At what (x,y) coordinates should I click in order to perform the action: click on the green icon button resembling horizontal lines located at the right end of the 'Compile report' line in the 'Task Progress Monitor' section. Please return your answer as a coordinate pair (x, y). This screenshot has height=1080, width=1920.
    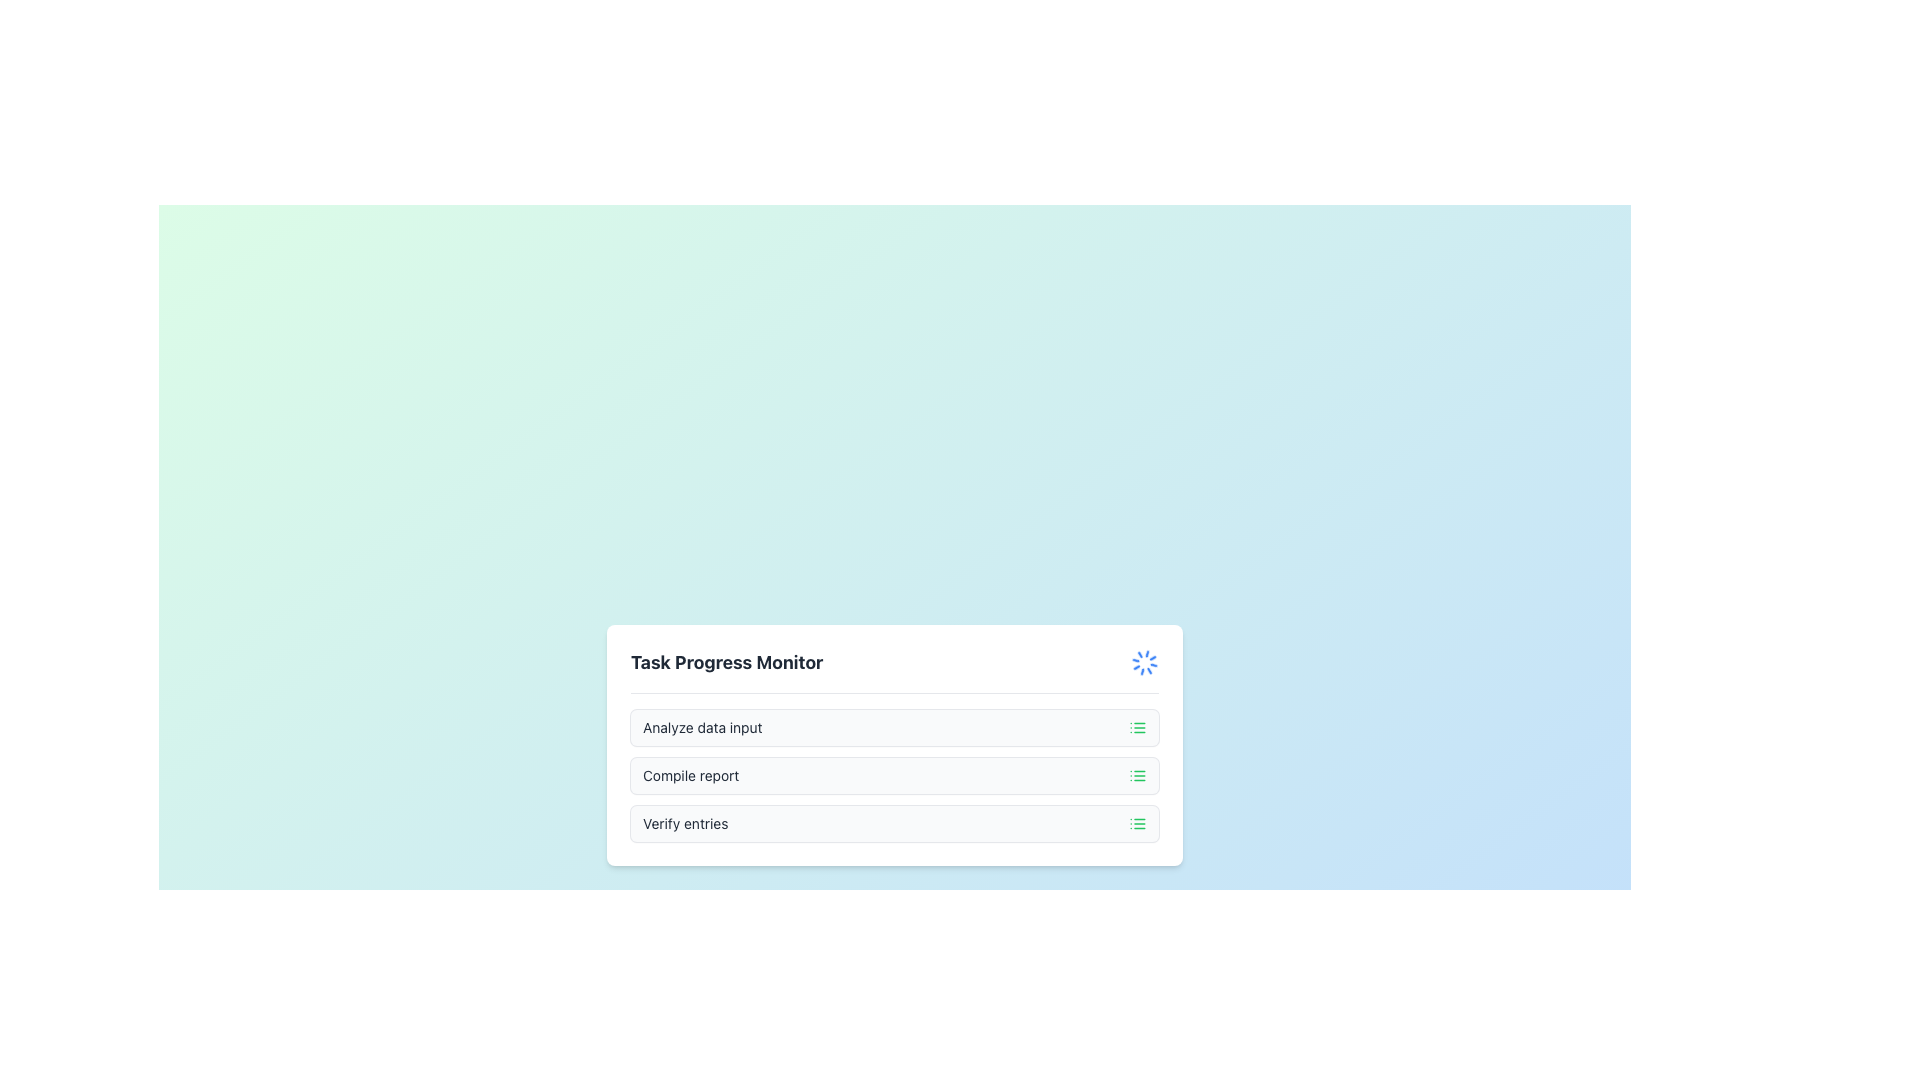
    Looking at the image, I should click on (1137, 774).